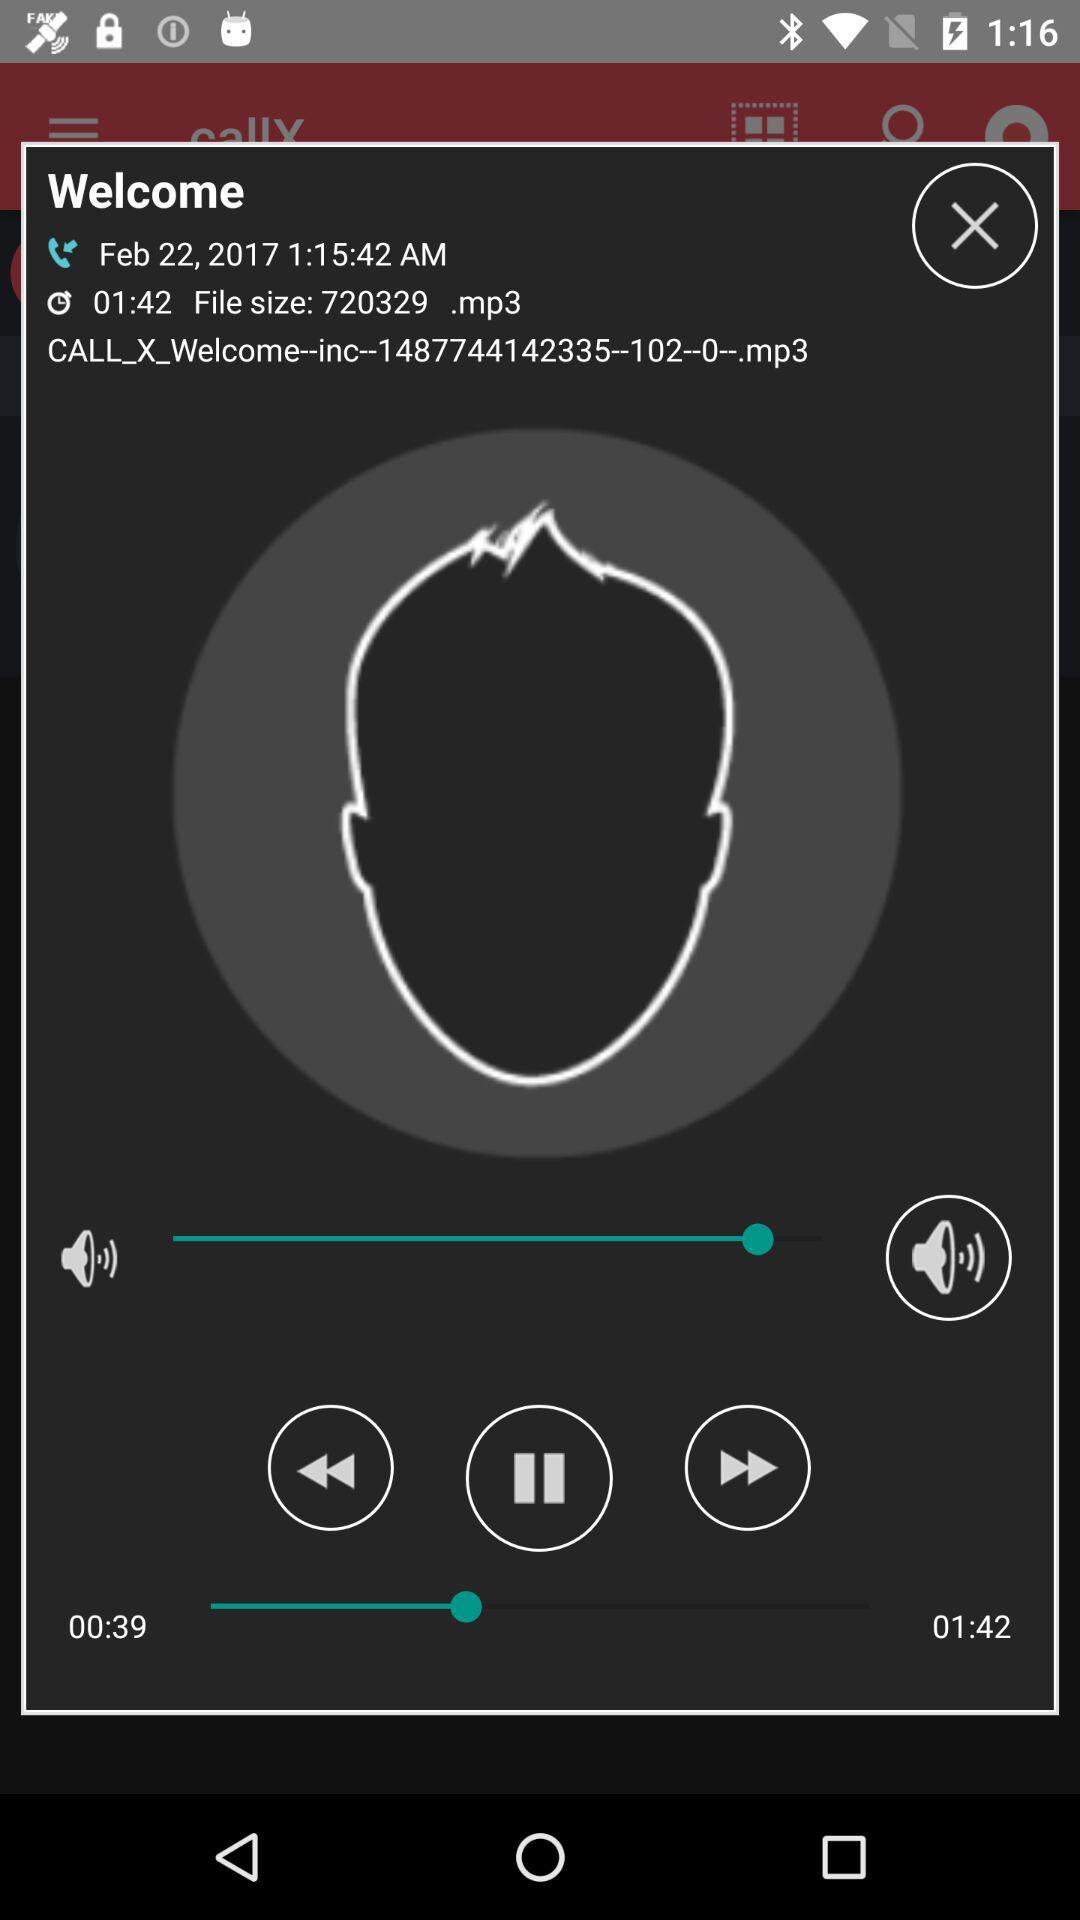  Describe the element at coordinates (538, 1478) in the screenshot. I see `play/pause file` at that location.